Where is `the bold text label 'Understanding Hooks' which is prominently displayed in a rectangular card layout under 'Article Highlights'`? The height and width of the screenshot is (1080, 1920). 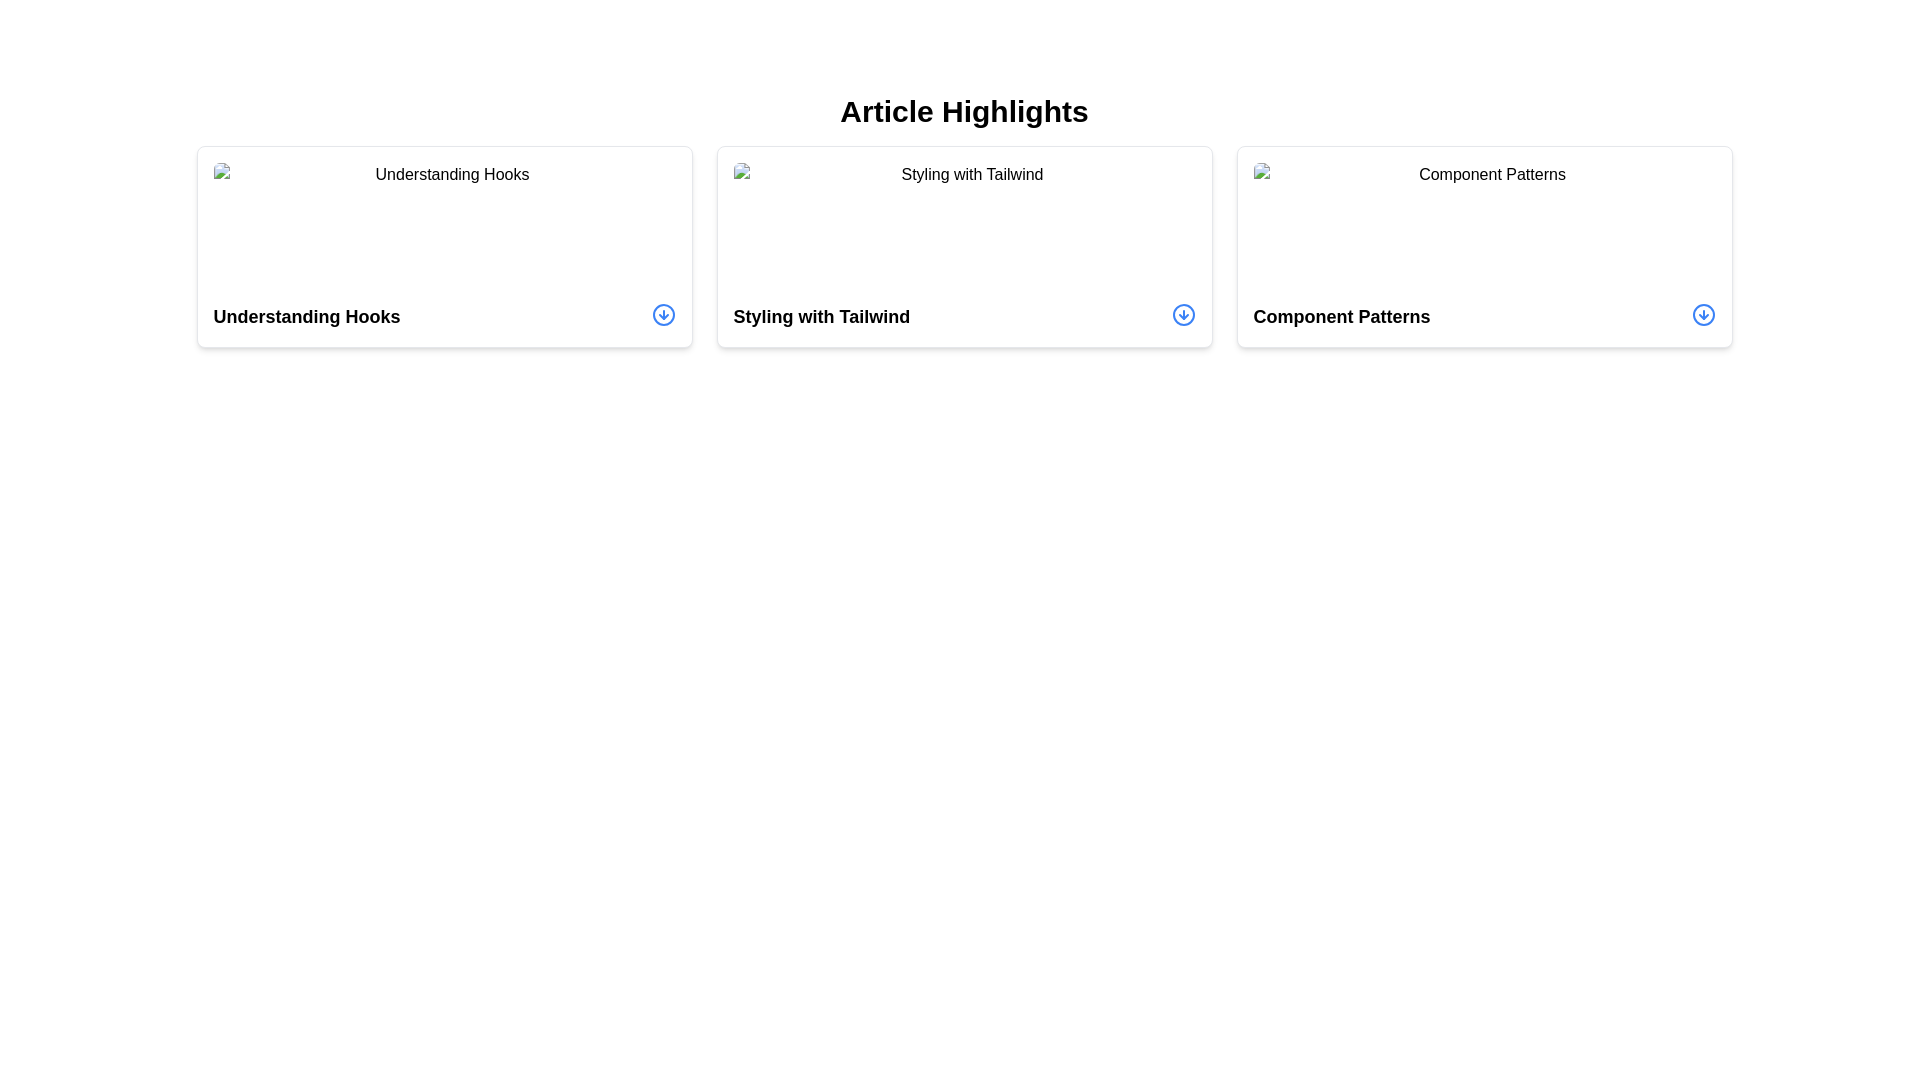 the bold text label 'Understanding Hooks' which is prominently displayed in a rectangular card layout under 'Article Highlights' is located at coordinates (306, 315).